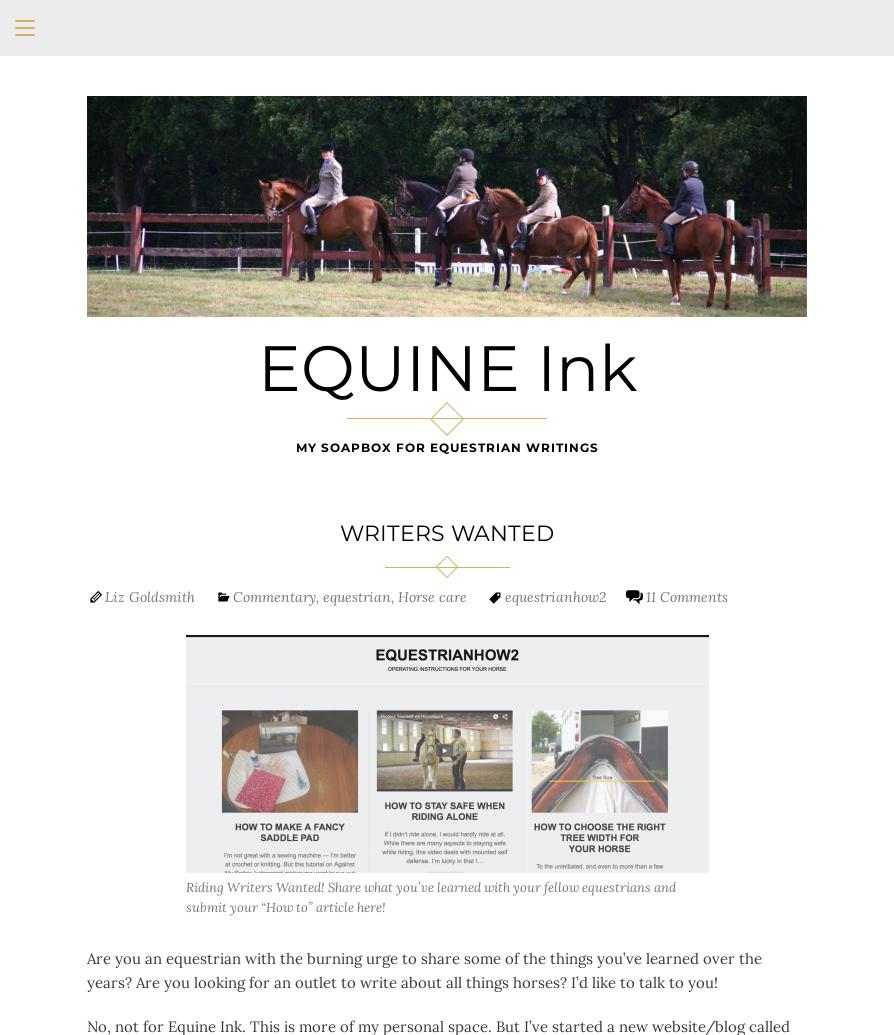 Image resolution: width=894 pixels, height=1035 pixels. I want to click on 'equestrian', so click(355, 594).